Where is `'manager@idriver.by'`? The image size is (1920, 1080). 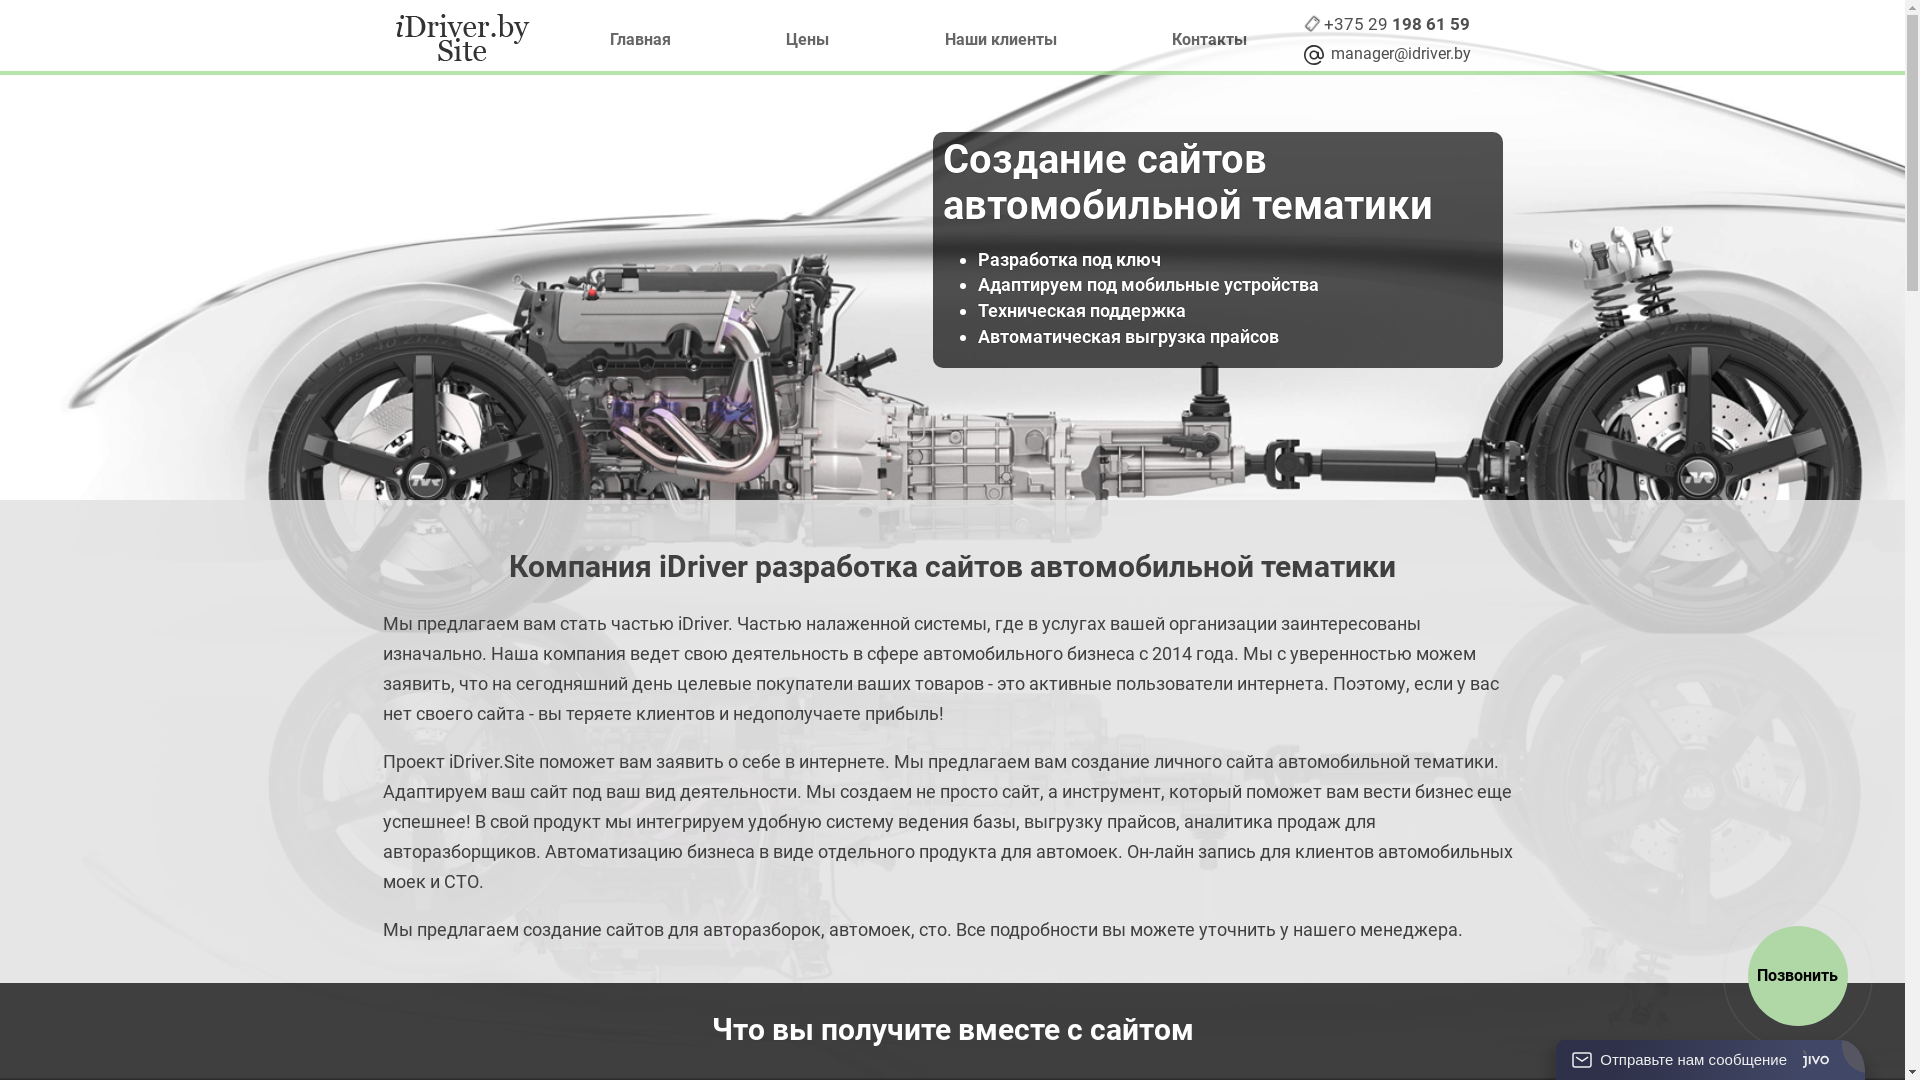
'manager@idriver.by' is located at coordinates (1324, 53).